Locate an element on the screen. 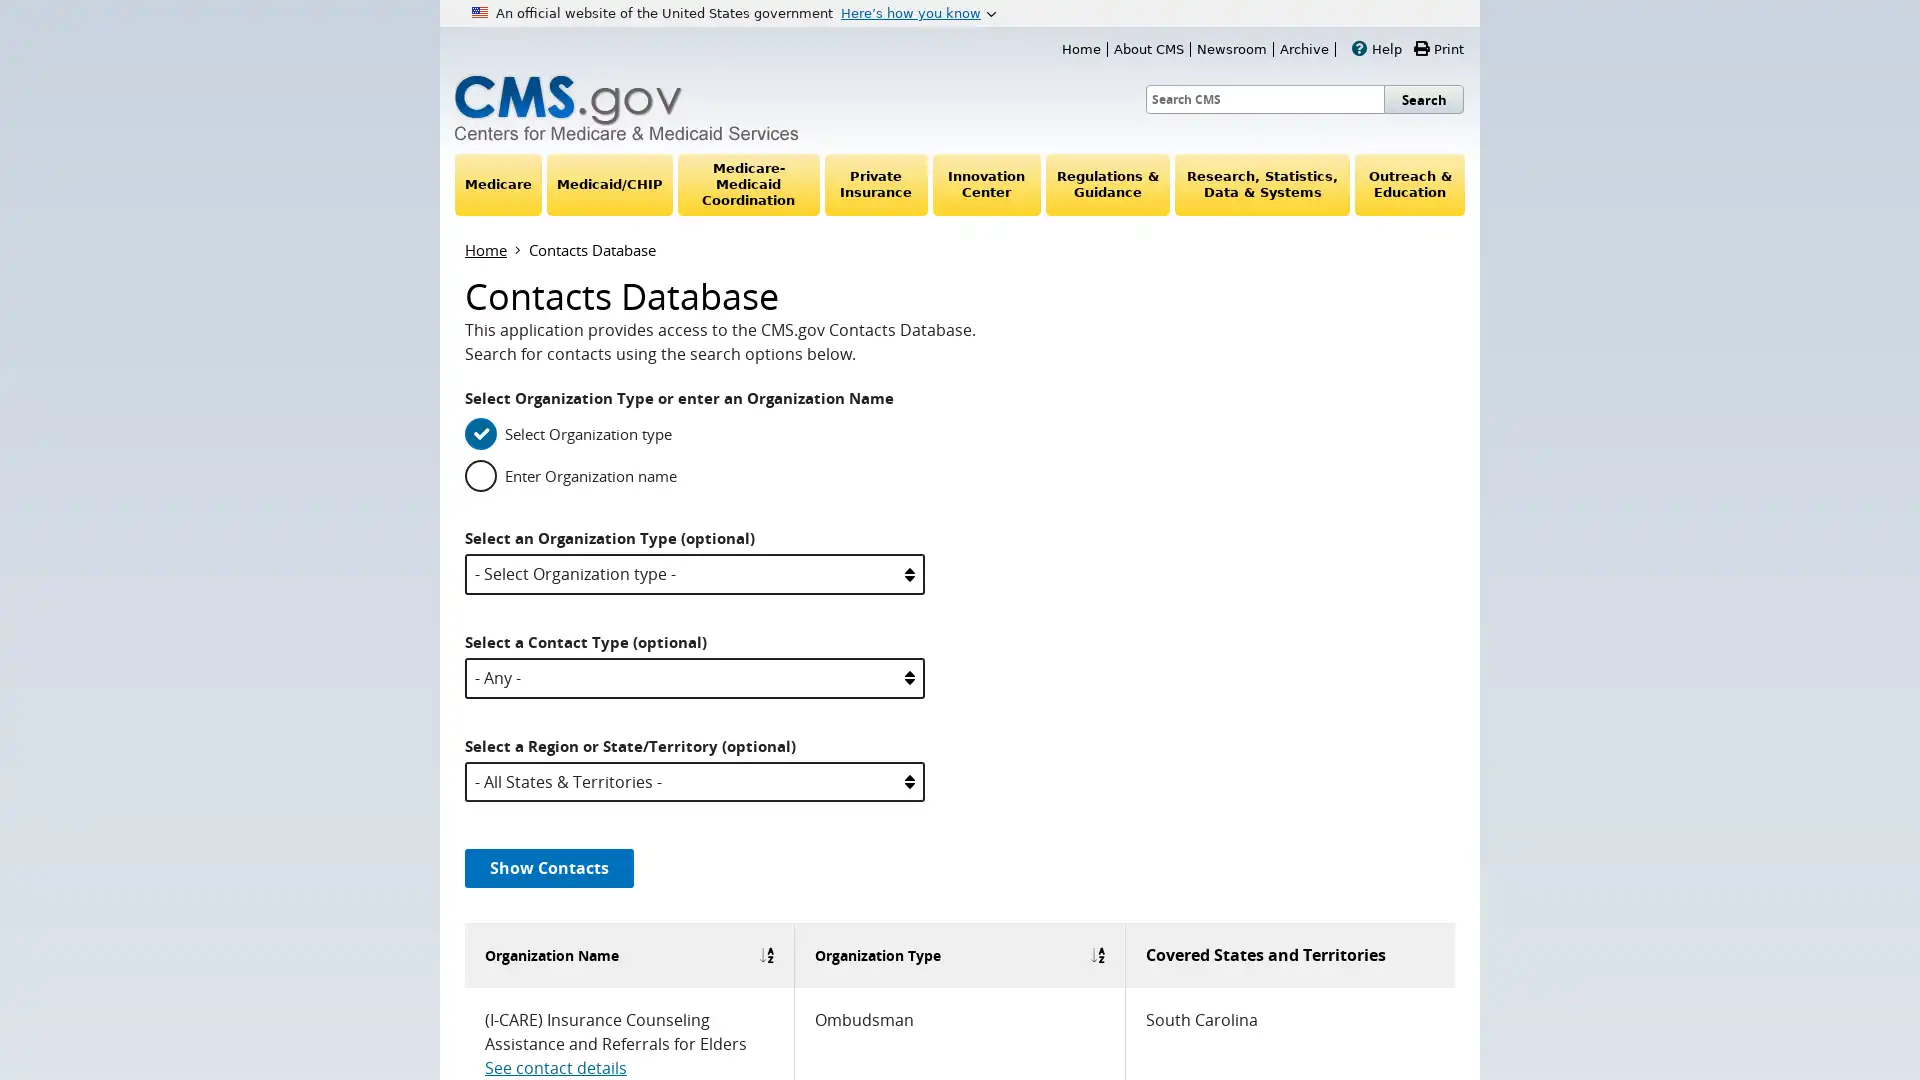 The width and height of the screenshot is (1920, 1080). Show Contacts is located at coordinates (549, 867).